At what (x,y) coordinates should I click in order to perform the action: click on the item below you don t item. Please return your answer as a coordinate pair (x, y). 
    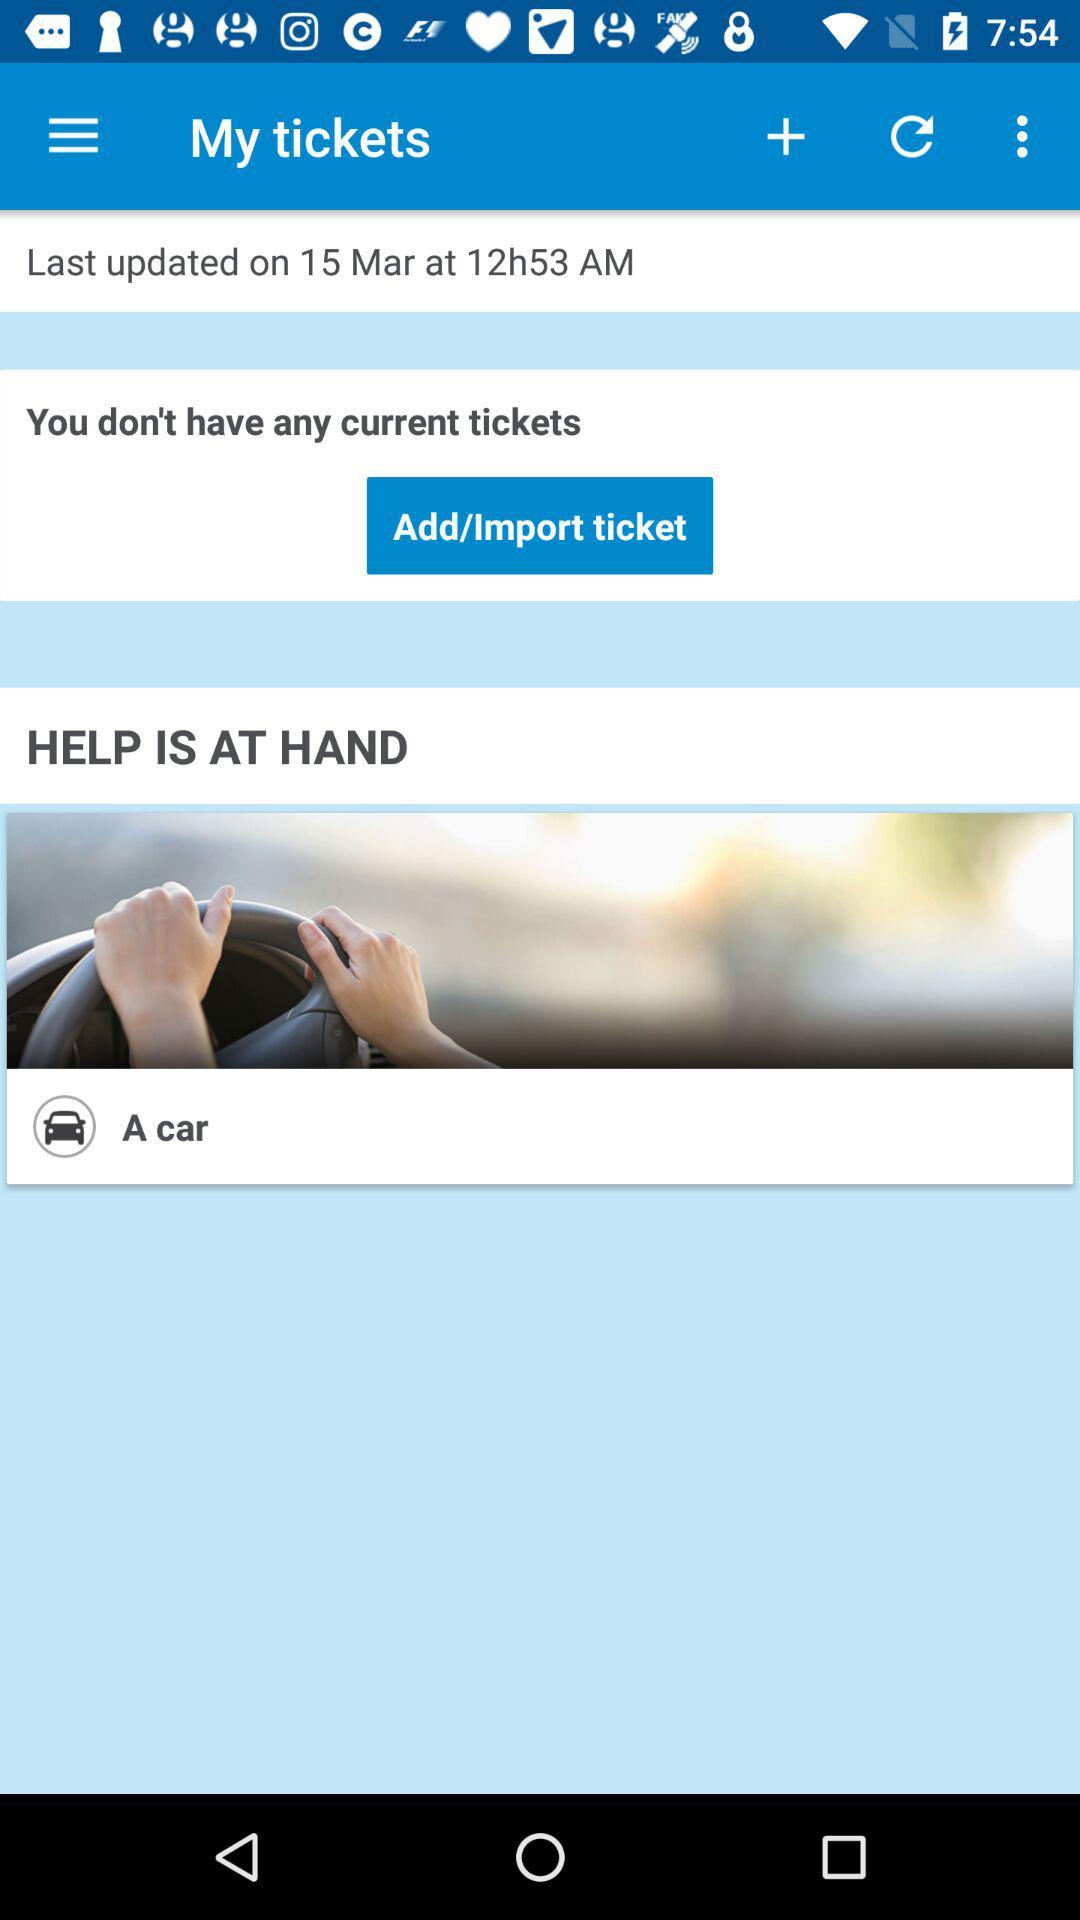
    Looking at the image, I should click on (540, 525).